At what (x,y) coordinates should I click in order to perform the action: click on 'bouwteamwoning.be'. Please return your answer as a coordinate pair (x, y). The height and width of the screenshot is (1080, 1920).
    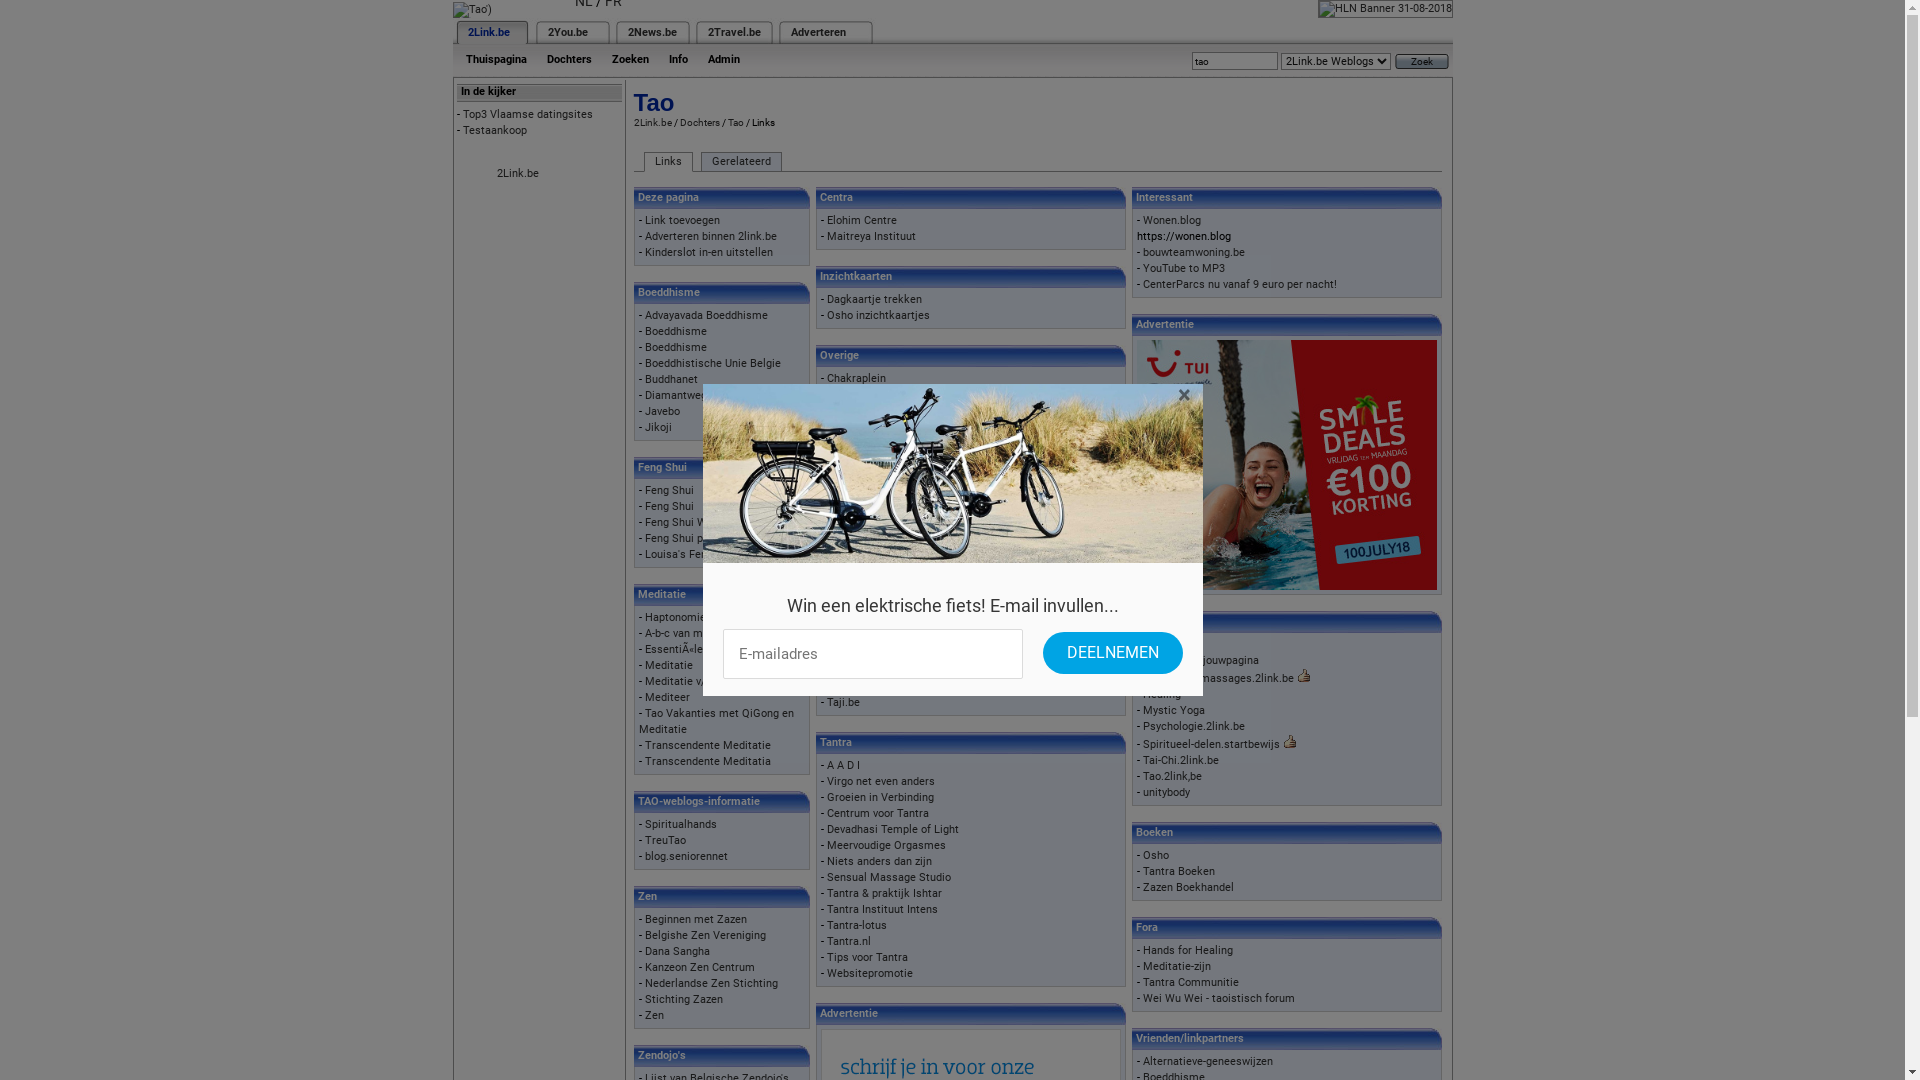
    Looking at the image, I should click on (1193, 251).